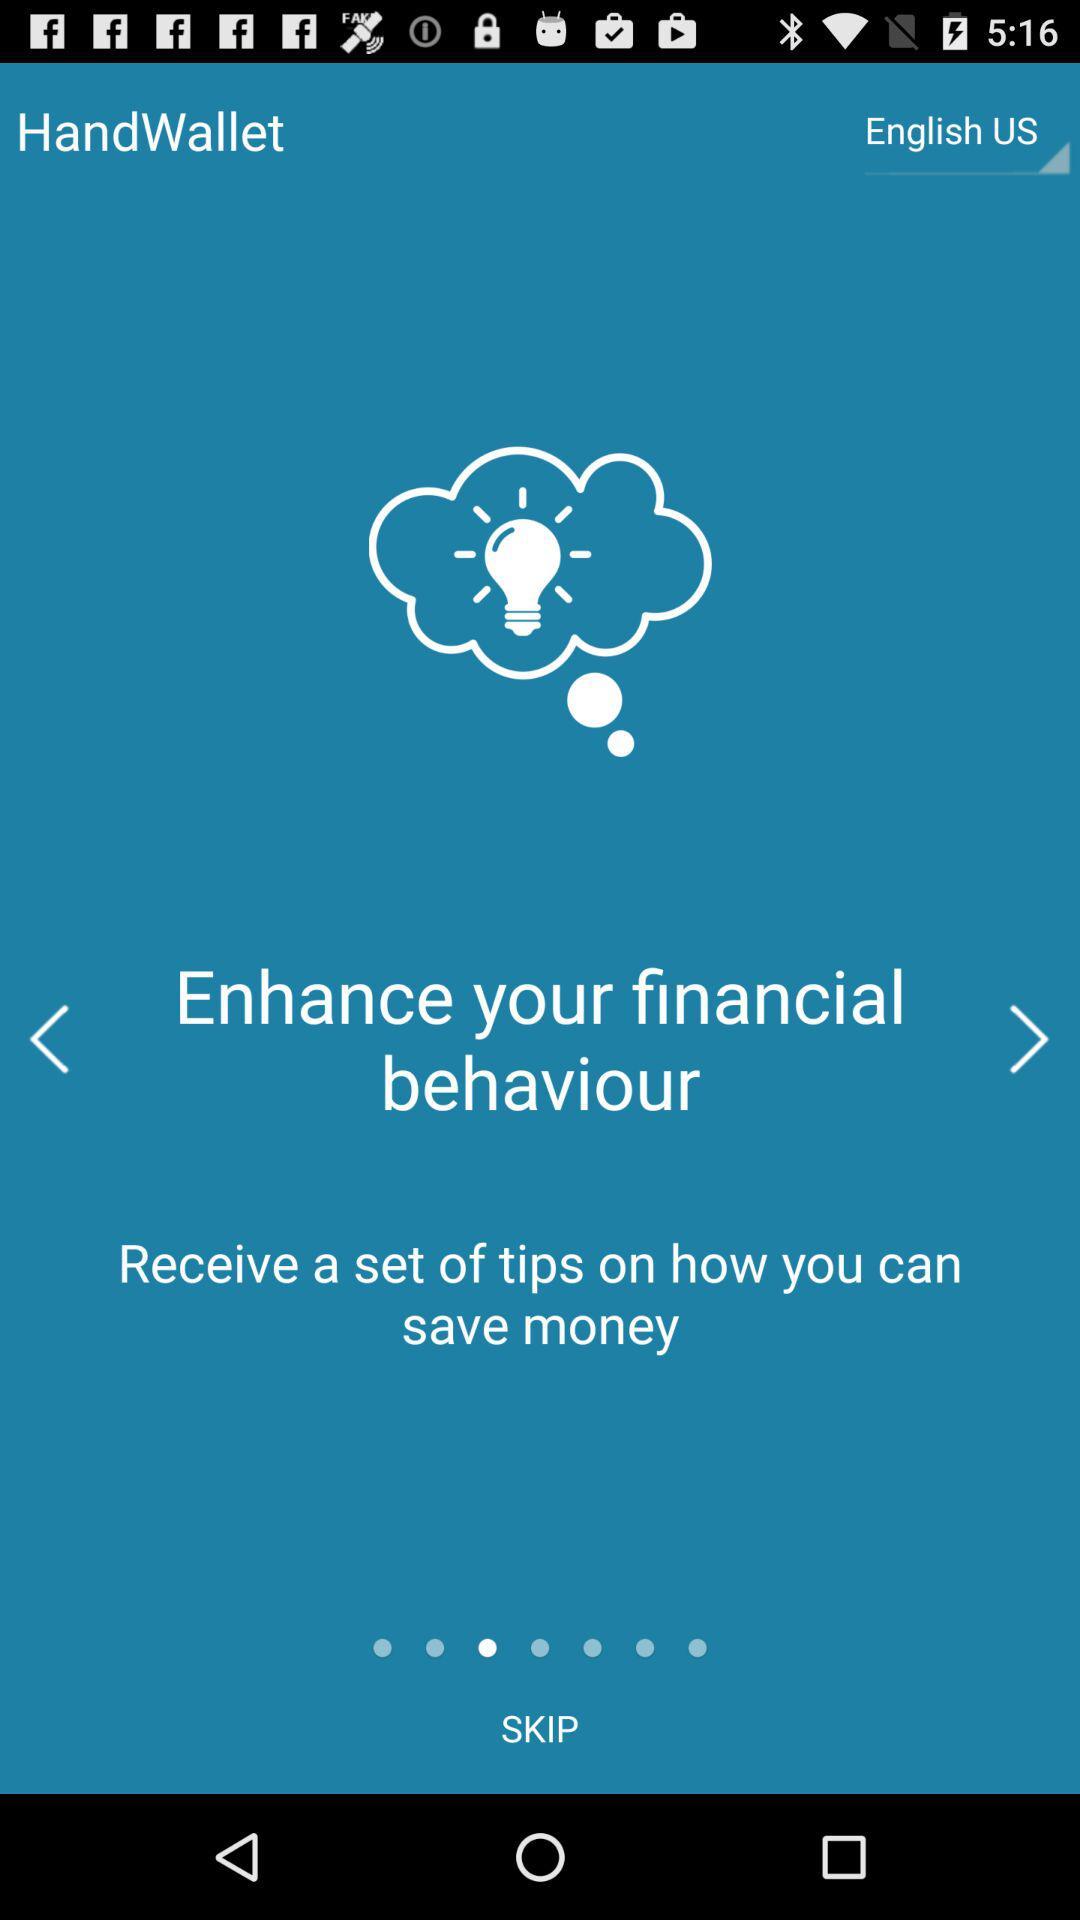  What do you see at coordinates (966, 129) in the screenshot?
I see `english us item` at bounding box center [966, 129].